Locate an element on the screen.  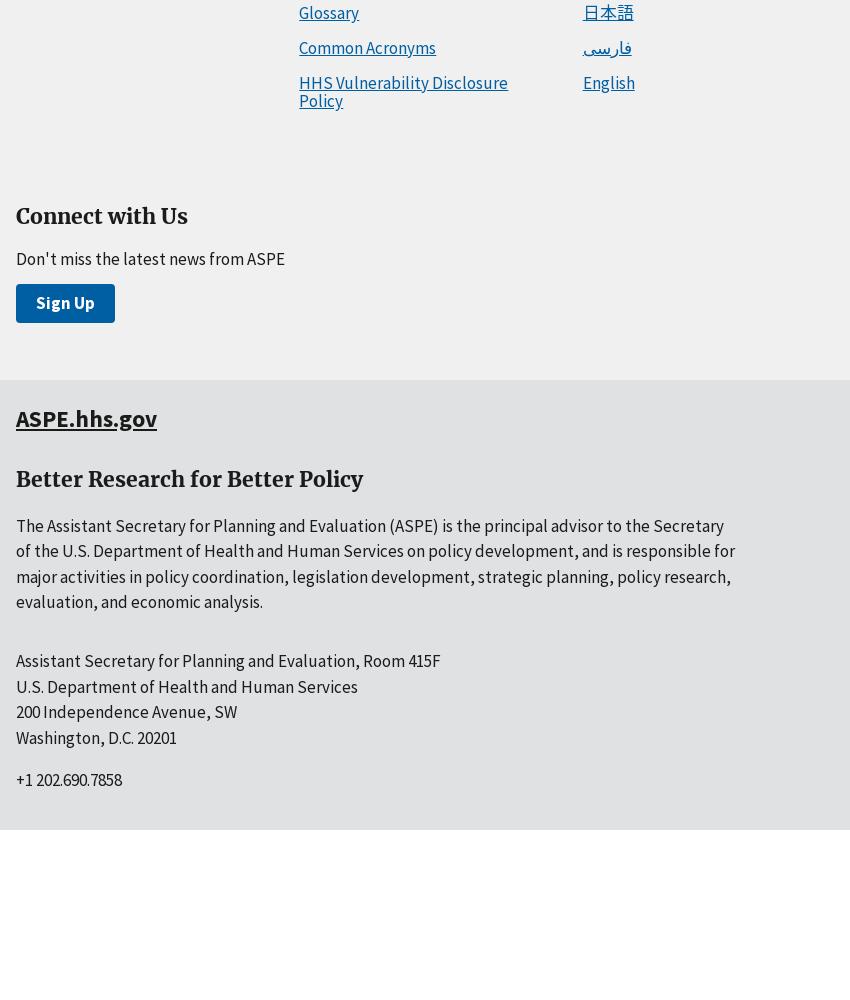
'Assistant Secretary for Planning and Evaluation, Room 415F' is located at coordinates (228, 661).